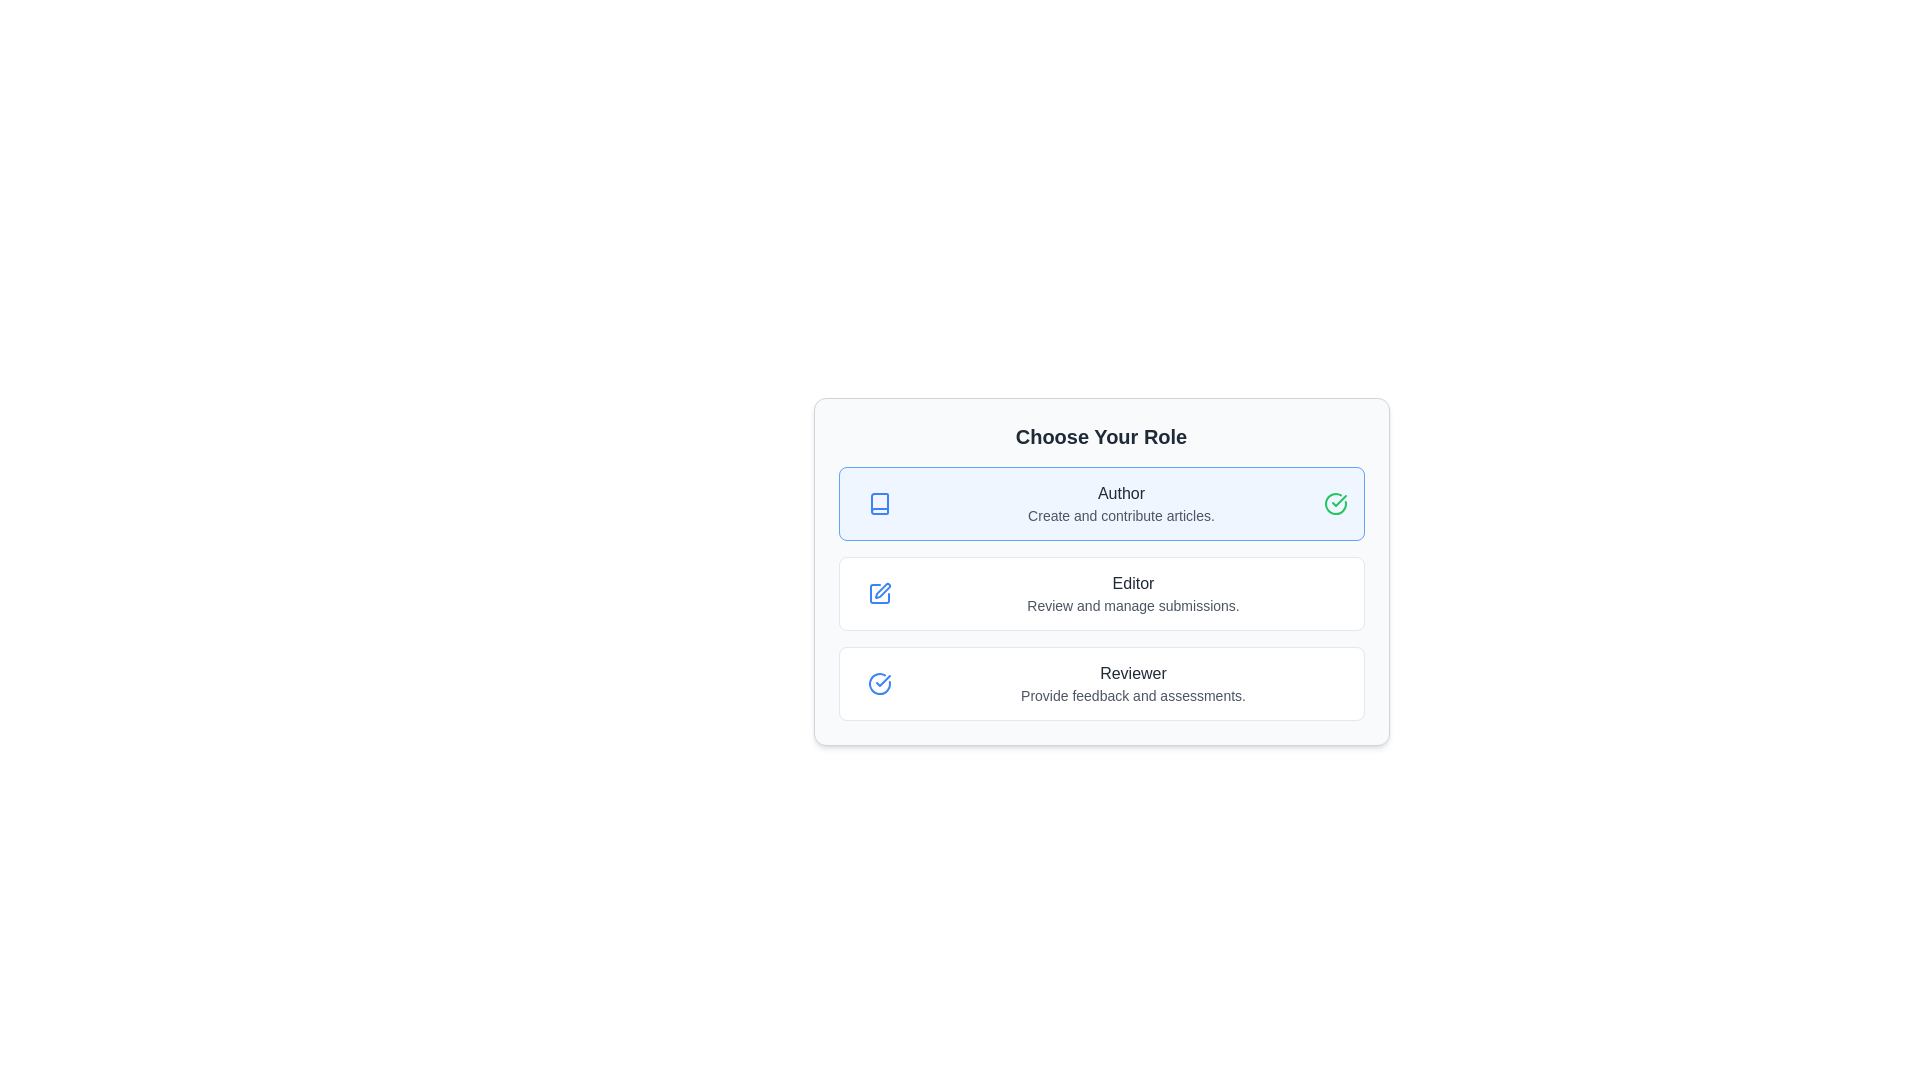 The height and width of the screenshot is (1080, 1920). Describe the element at coordinates (1133, 604) in the screenshot. I see `the Text Label that provides additional context to the 'Editor' role, located directly below the title 'Editor' in the 'Choose Your Role' interface` at that location.